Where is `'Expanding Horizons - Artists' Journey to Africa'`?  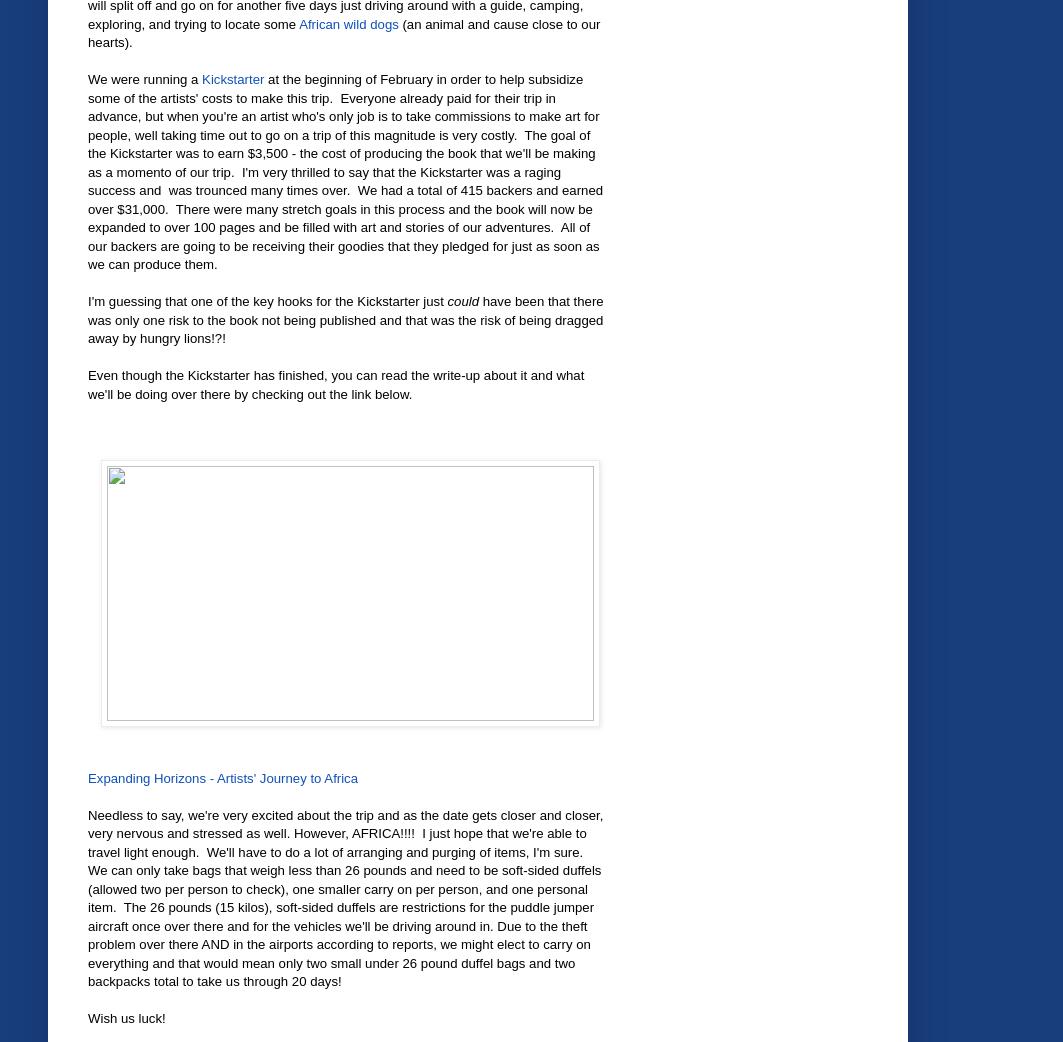 'Expanding Horizons - Artists' Journey to Africa' is located at coordinates (88, 777).